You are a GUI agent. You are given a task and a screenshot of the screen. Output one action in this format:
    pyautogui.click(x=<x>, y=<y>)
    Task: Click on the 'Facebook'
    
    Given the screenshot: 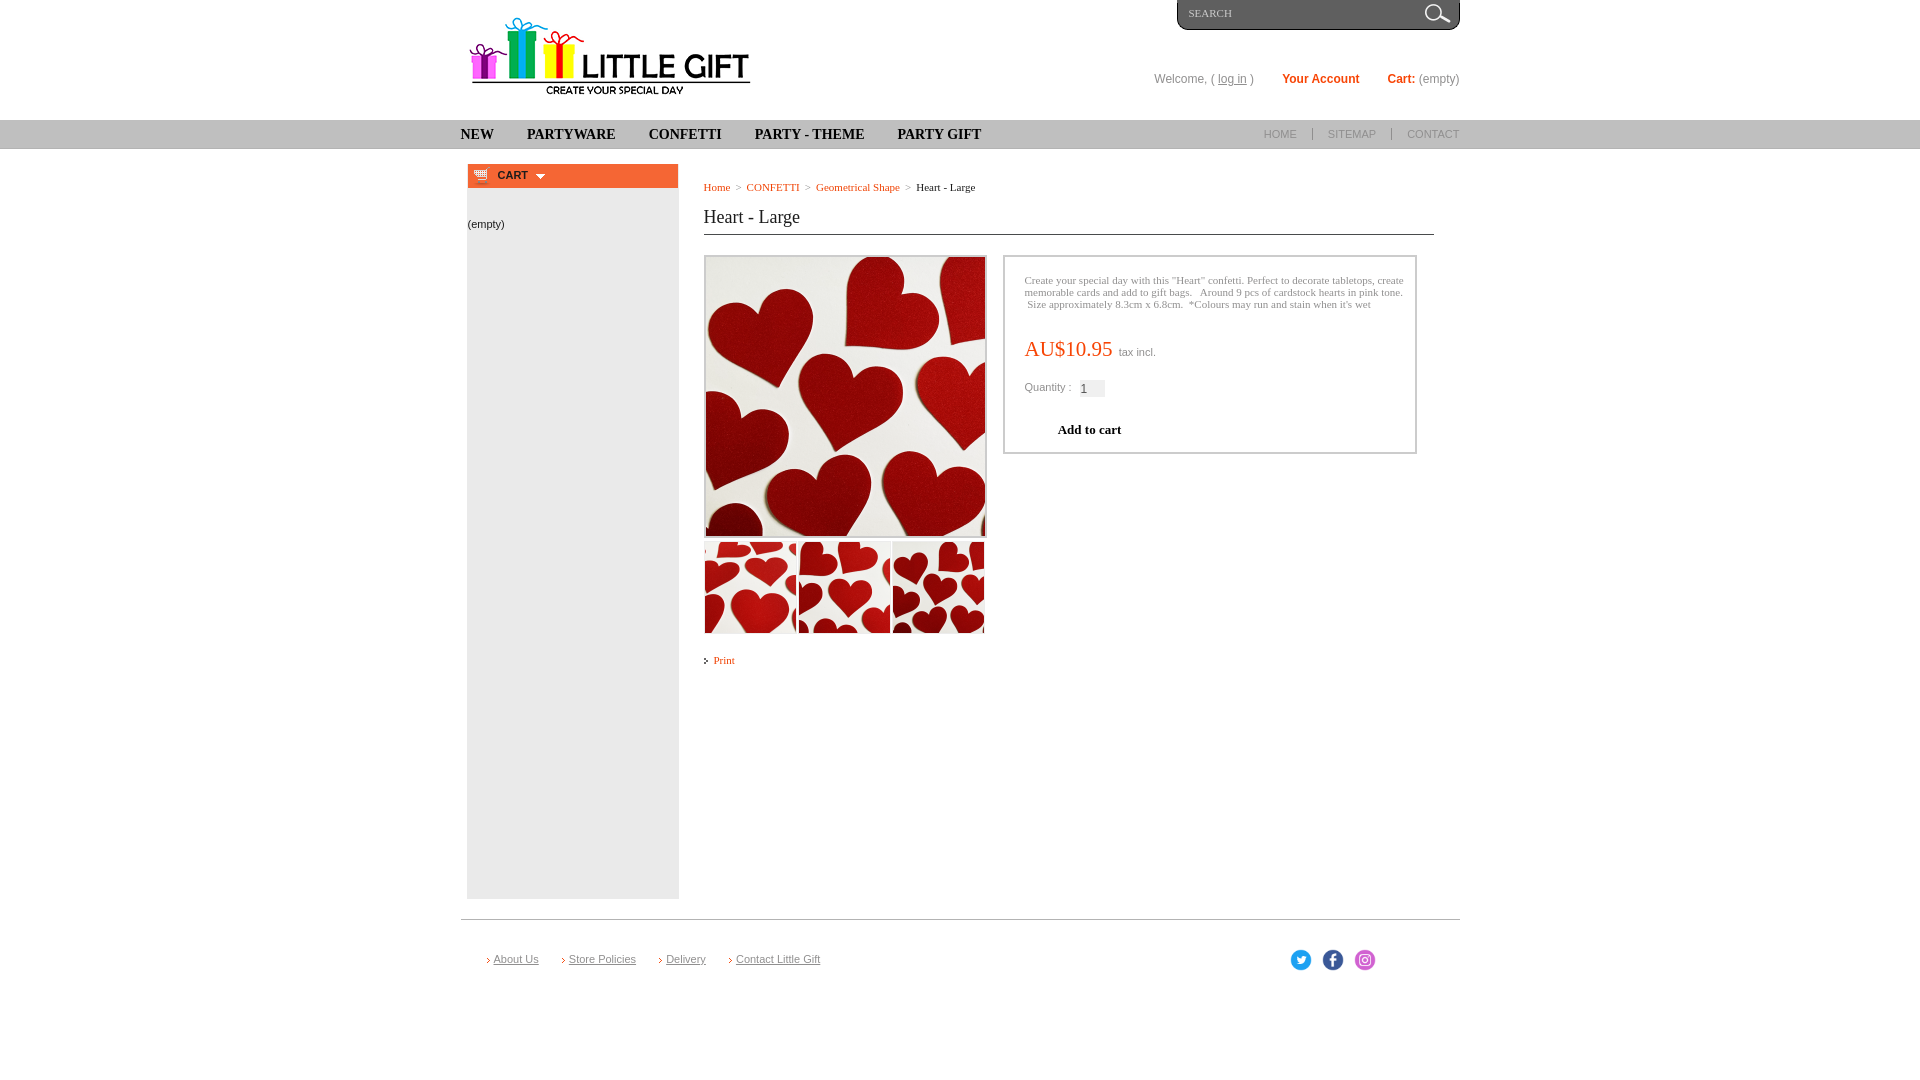 What is the action you would take?
    pyautogui.click(x=1333, y=959)
    